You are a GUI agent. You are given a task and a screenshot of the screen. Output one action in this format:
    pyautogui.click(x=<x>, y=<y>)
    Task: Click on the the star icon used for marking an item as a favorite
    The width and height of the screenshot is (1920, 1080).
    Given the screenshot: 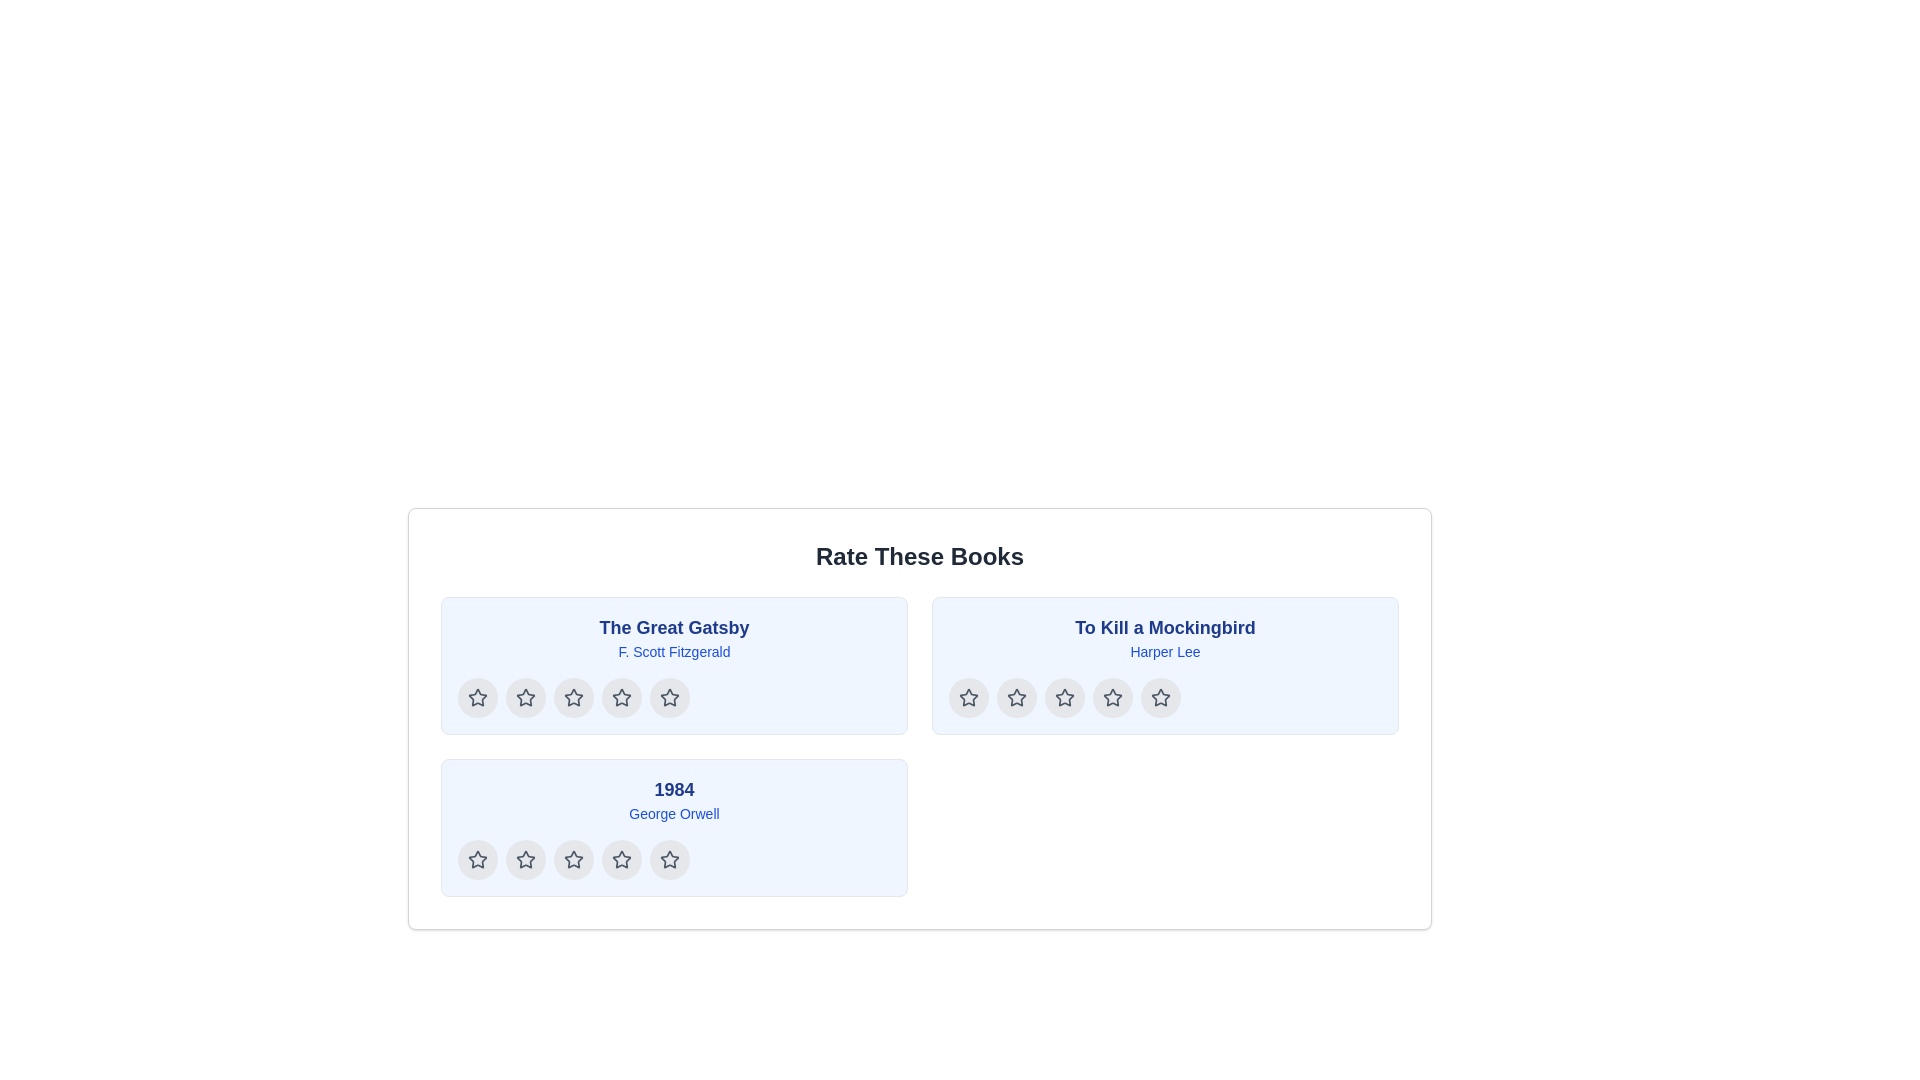 What is the action you would take?
    pyautogui.click(x=573, y=697)
    